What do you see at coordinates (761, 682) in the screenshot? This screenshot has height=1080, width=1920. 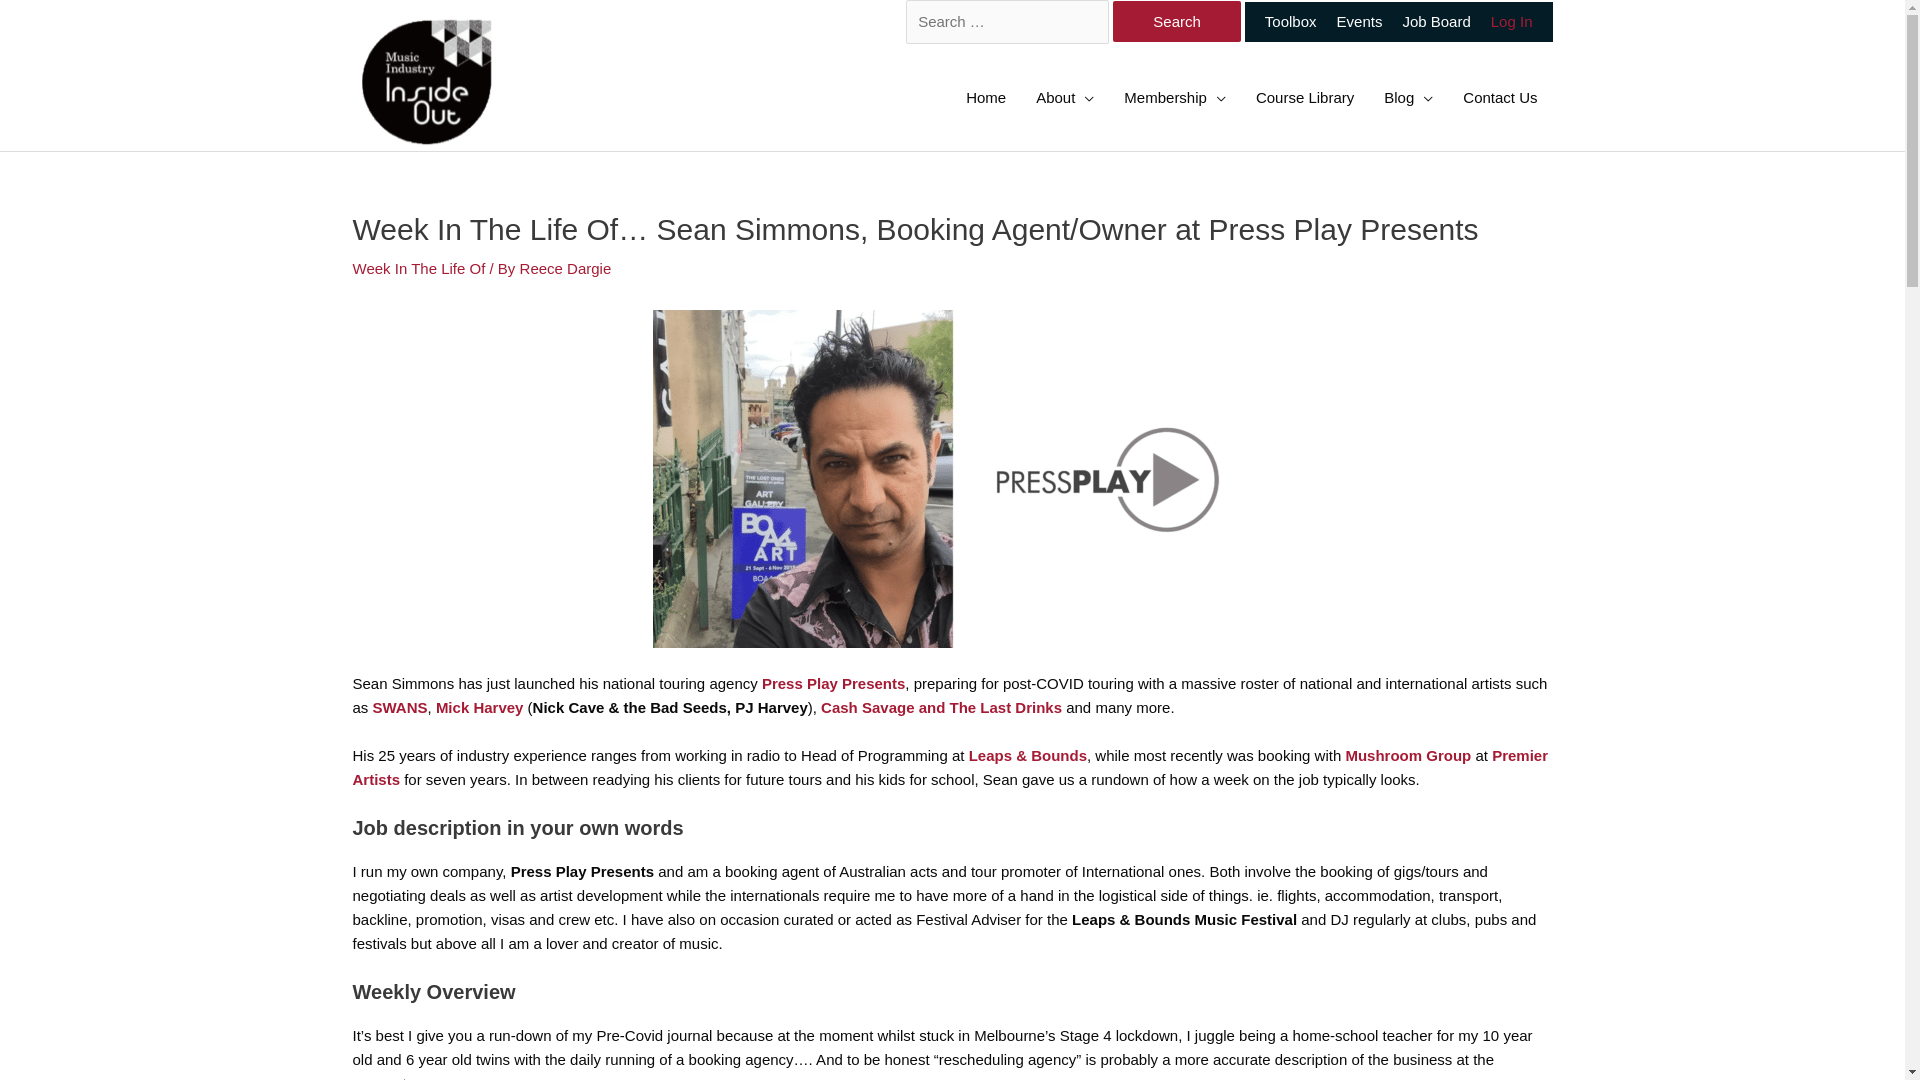 I see `'Press Play Presents'` at bounding box center [761, 682].